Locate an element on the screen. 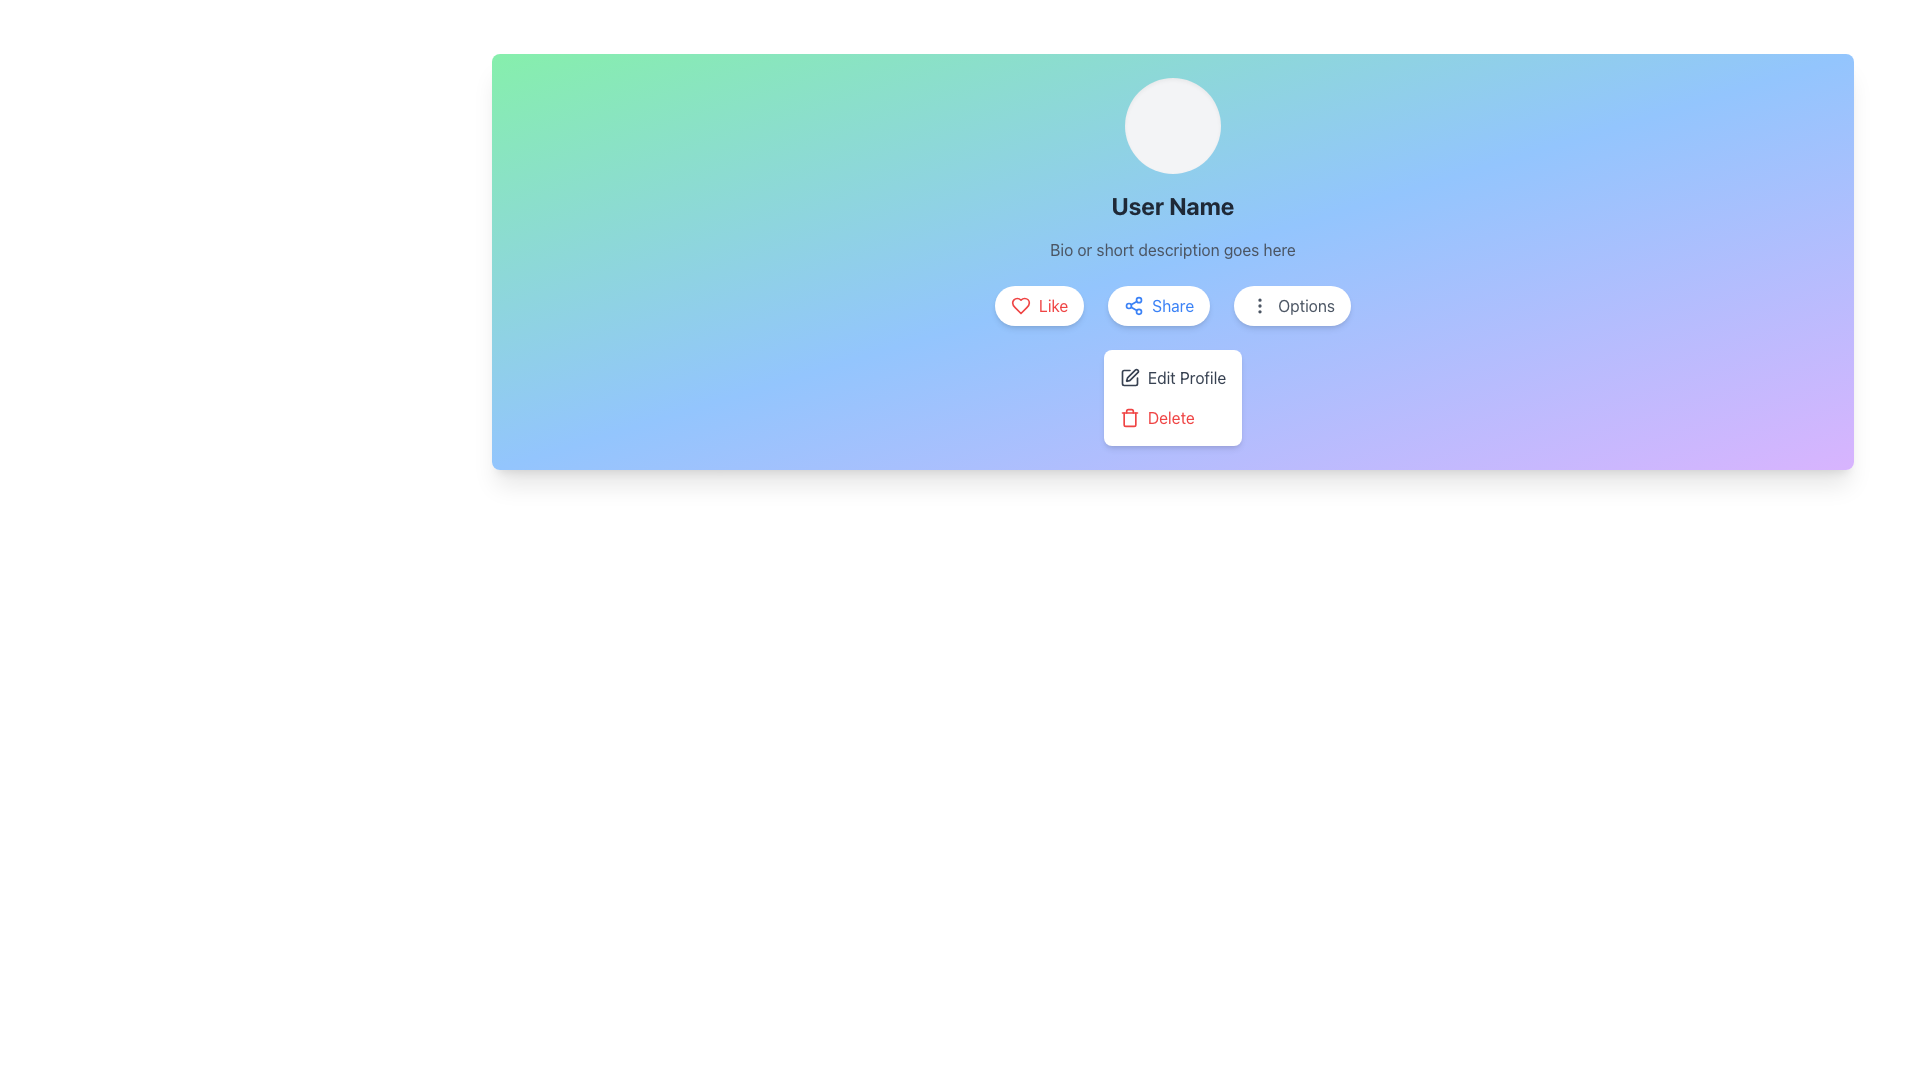  the pen-in-square icon located to the left of the 'Edit Profile' button, which is part of the user information section is located at coordinates (1129, 378).